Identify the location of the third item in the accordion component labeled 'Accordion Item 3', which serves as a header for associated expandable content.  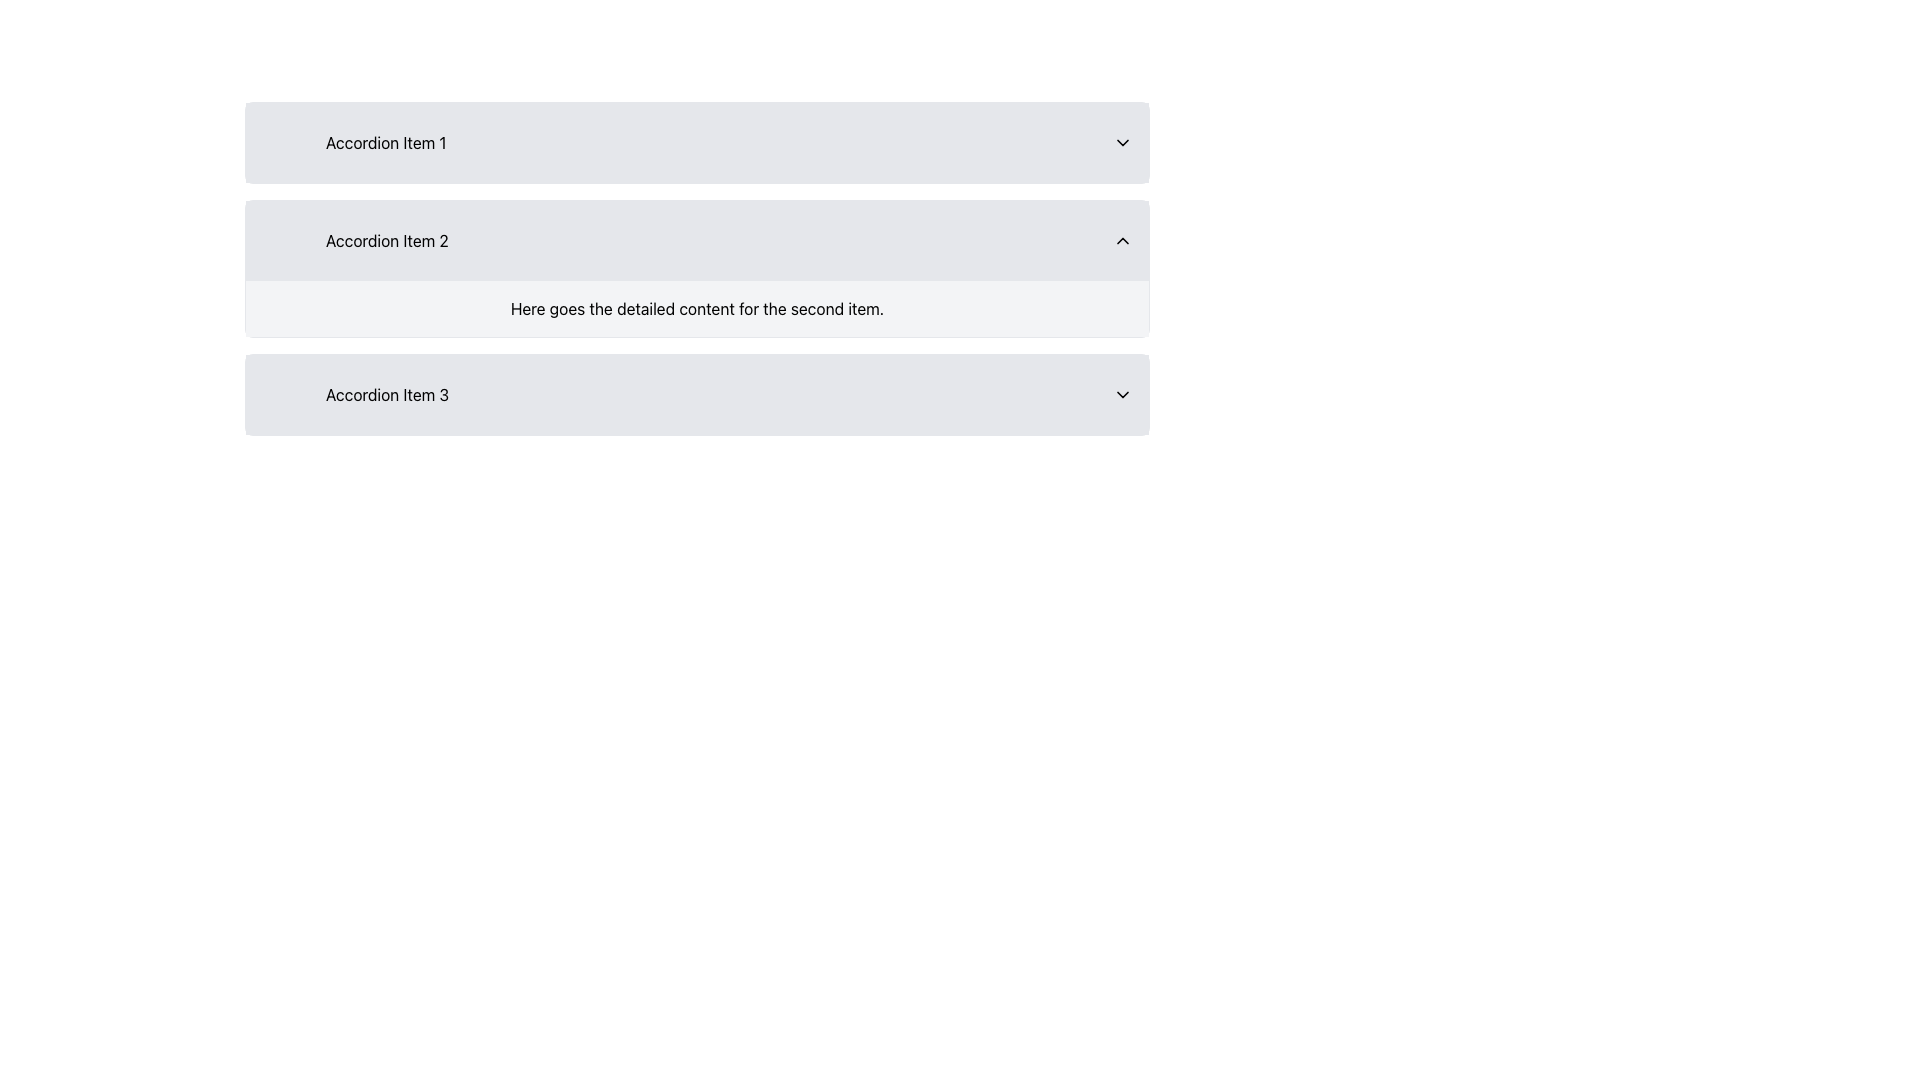
(355, 394).